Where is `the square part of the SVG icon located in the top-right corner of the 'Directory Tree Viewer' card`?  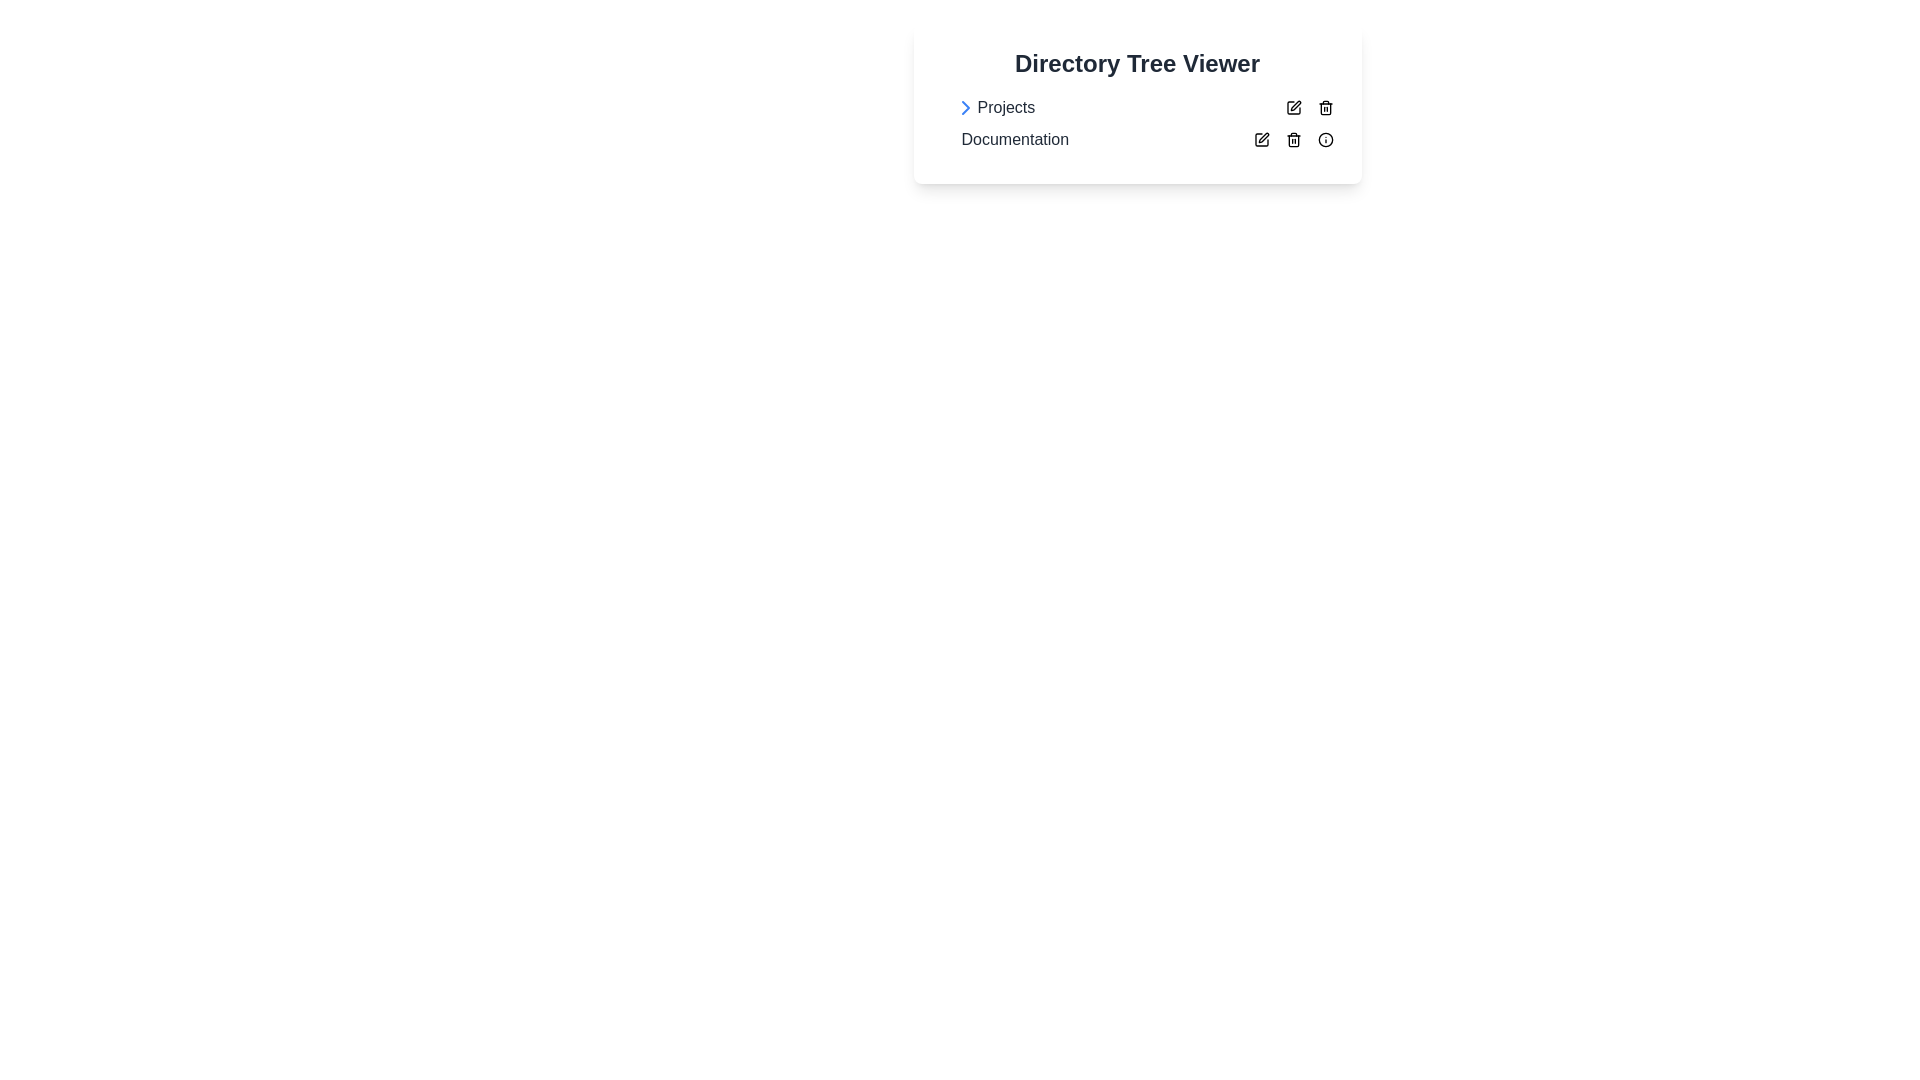
the square part of the SVG icon located in the top-right corner of the 'Directory Tree Viewer' card is located at coordinates (1293, 108).